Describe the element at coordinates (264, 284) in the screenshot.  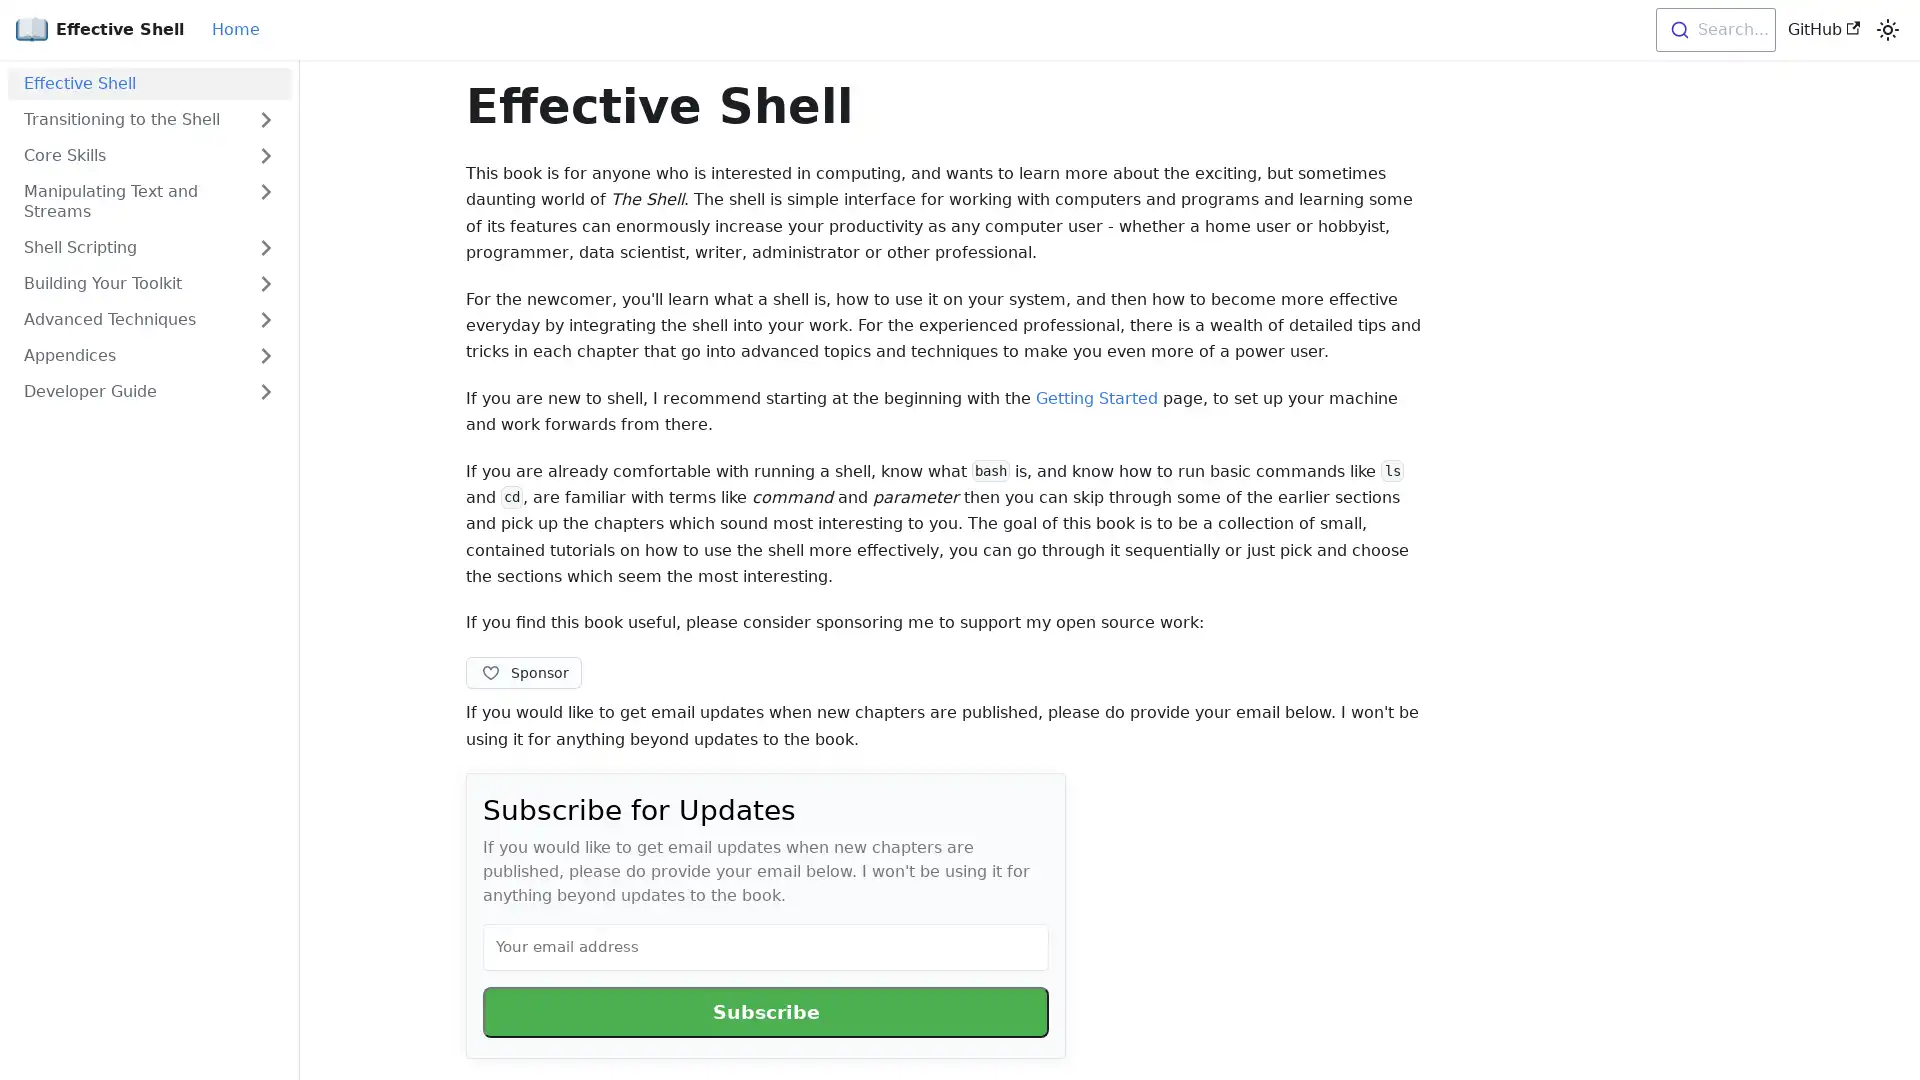
I see `Toggle the collapsible sidebar category 'Building Your Toolkit'` at that location.